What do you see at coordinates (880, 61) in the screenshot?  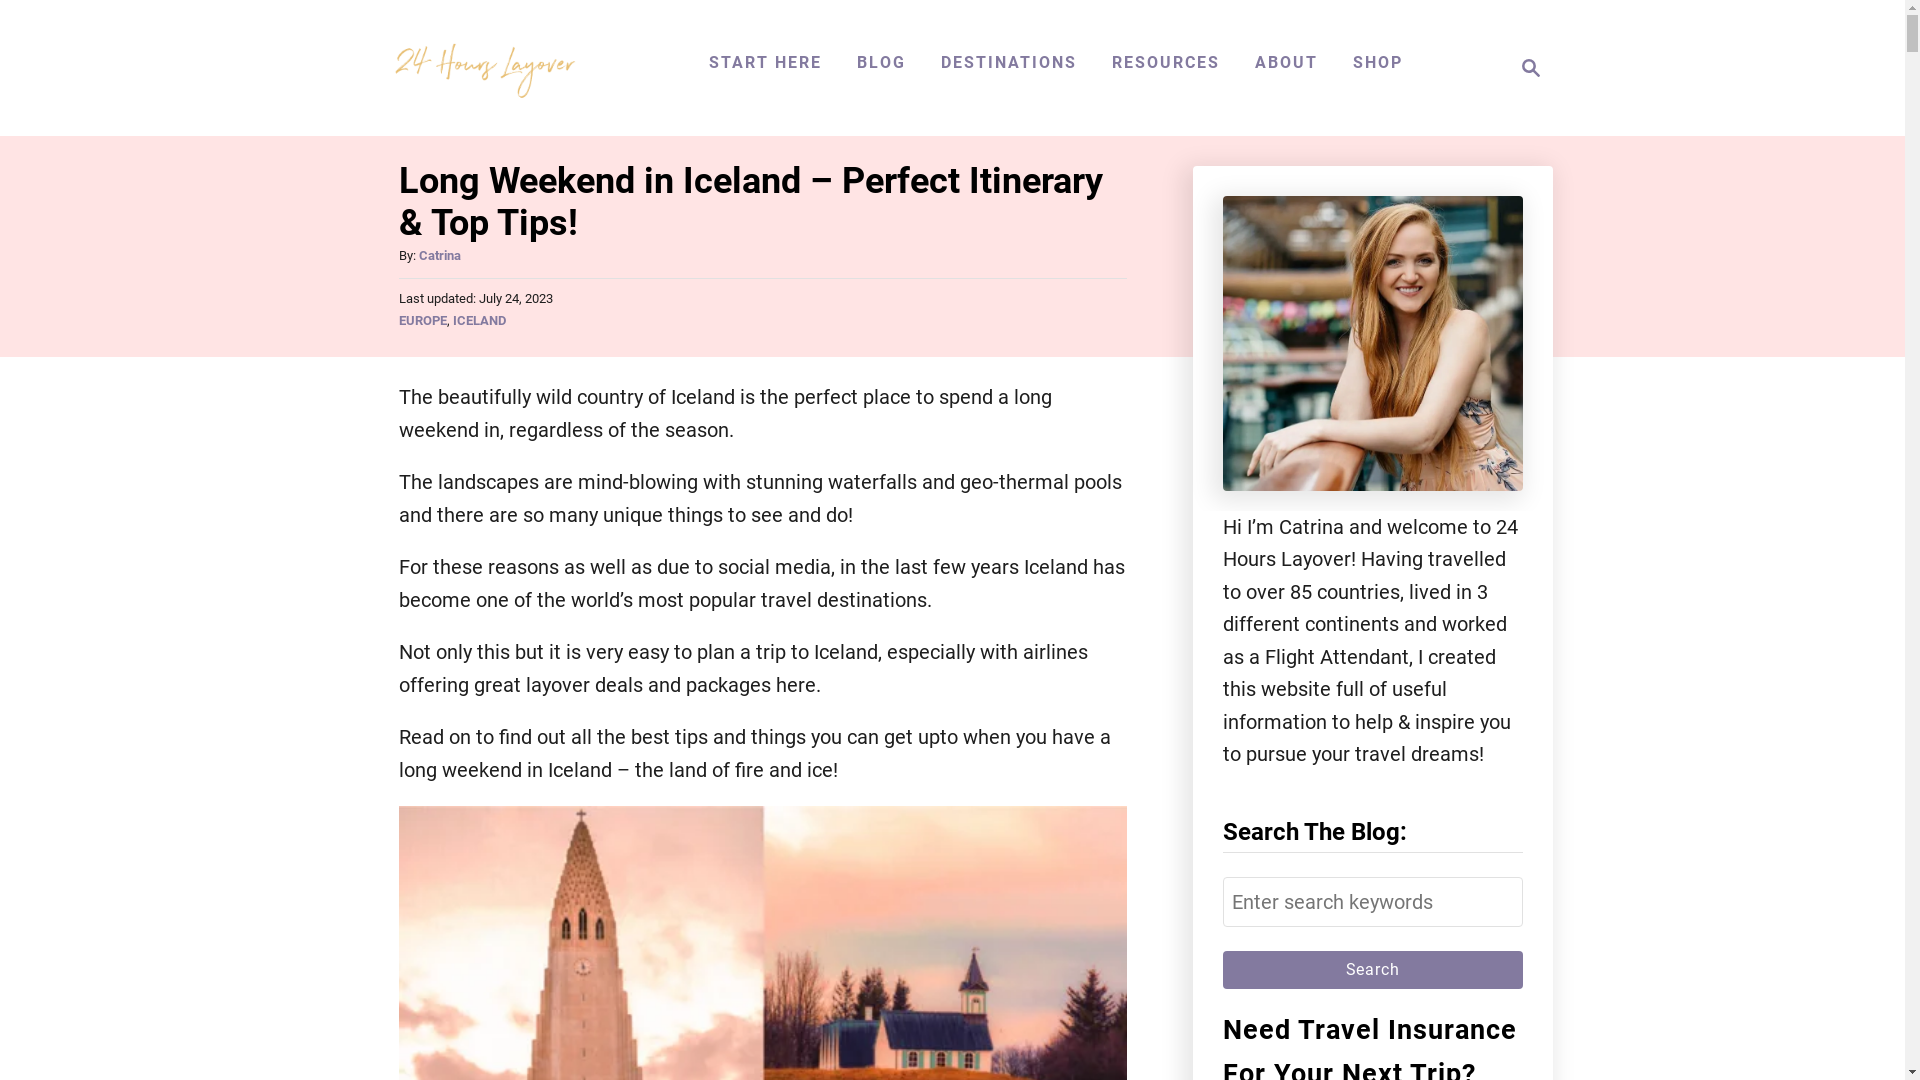 I see `'BLOG'` at bounding box center [880, 61].